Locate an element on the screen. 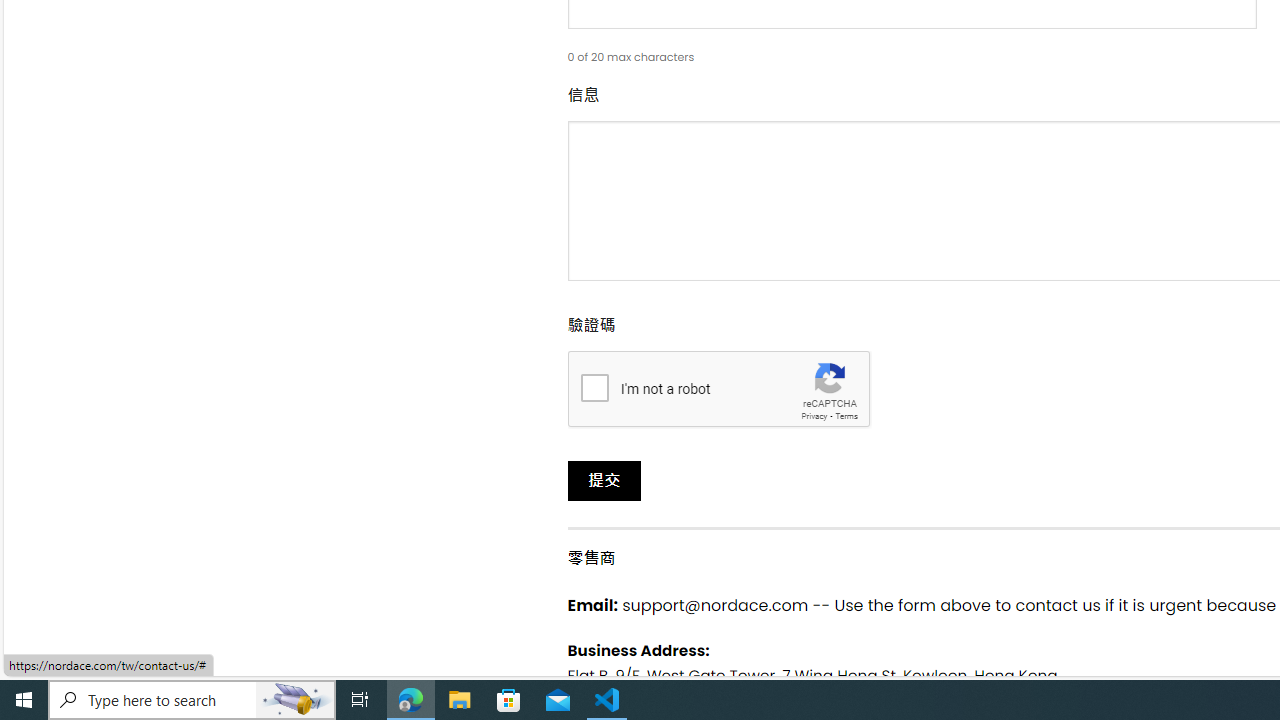 The width and height of the screenshot is (1280, 720). 'Terms' is located at coordinates (846, 415).